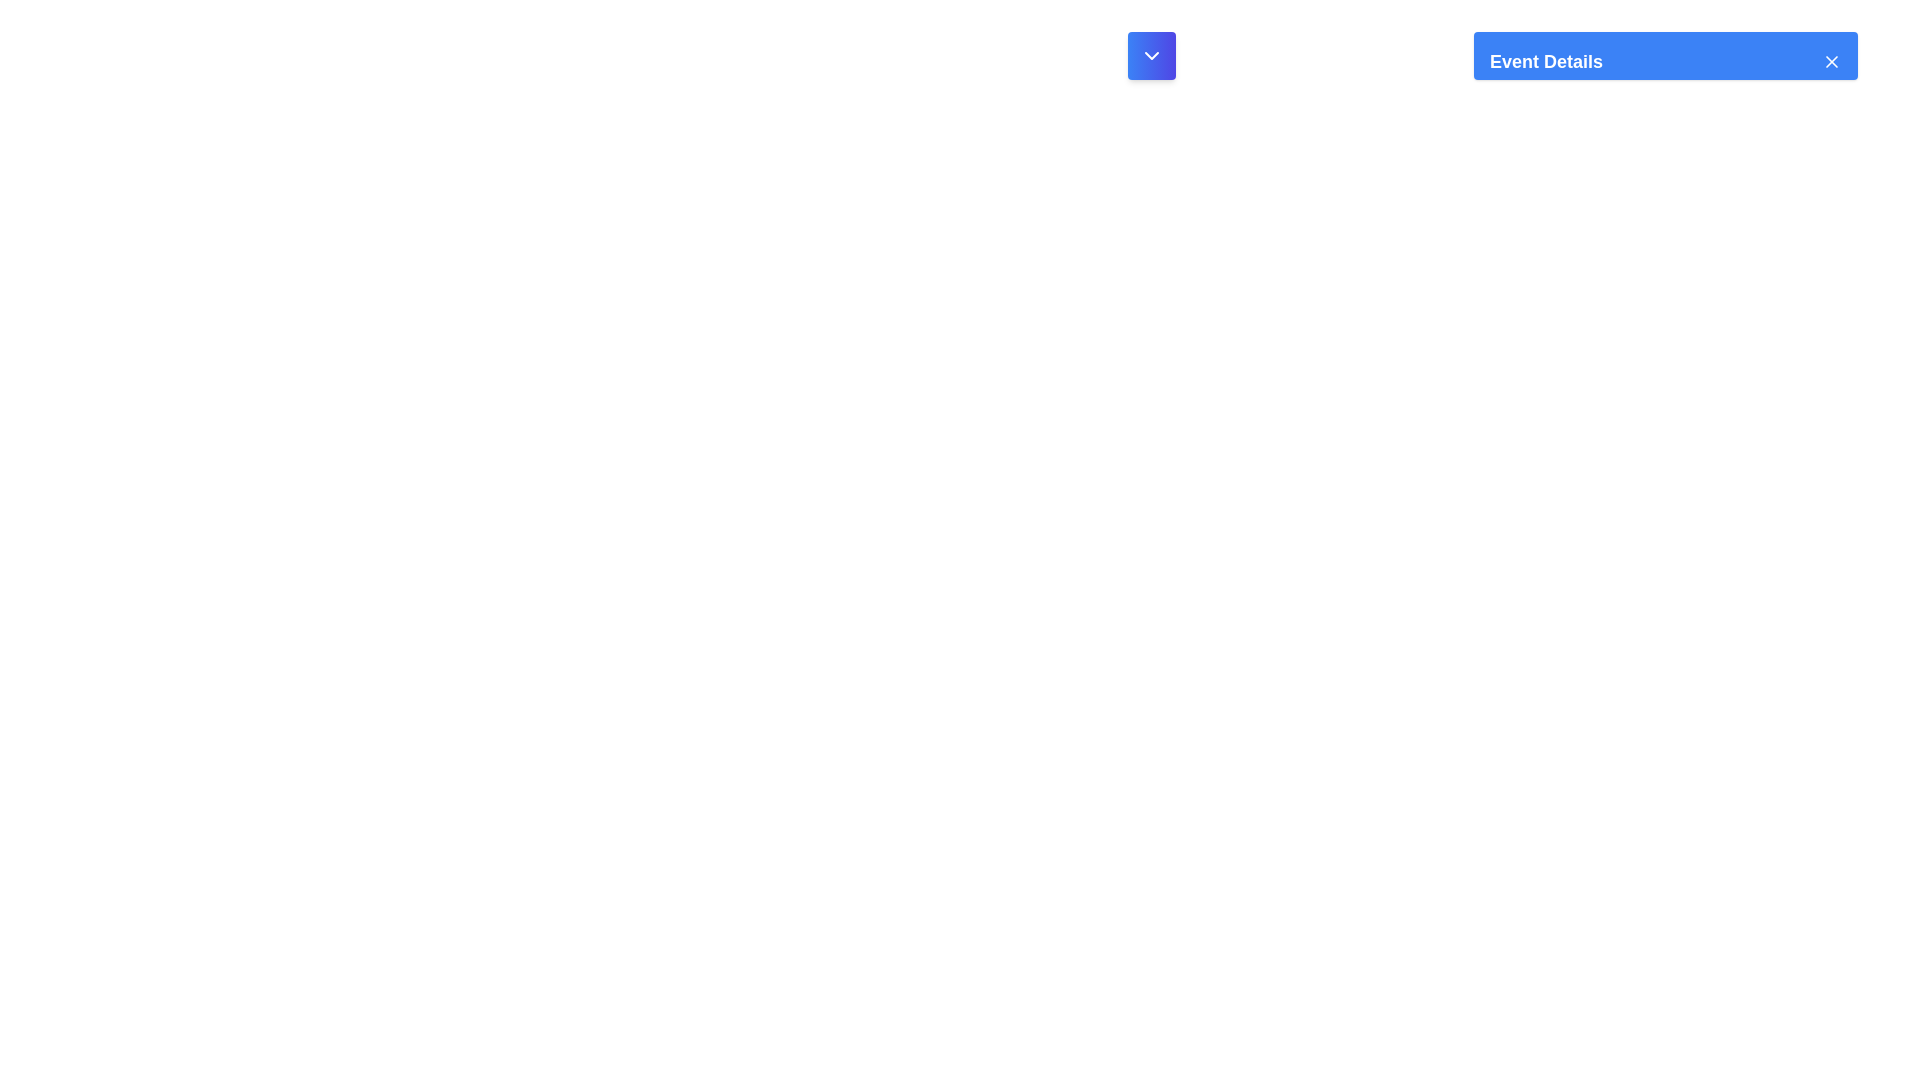 The height and width of the screenshot is (1080, 1920). Describe the element at coordinates (1152, 55) in the screenshot. I see `the Dropdown toggle button, which is a square button with a blue to indigo gradient and a white downward chevron icon` at that location.